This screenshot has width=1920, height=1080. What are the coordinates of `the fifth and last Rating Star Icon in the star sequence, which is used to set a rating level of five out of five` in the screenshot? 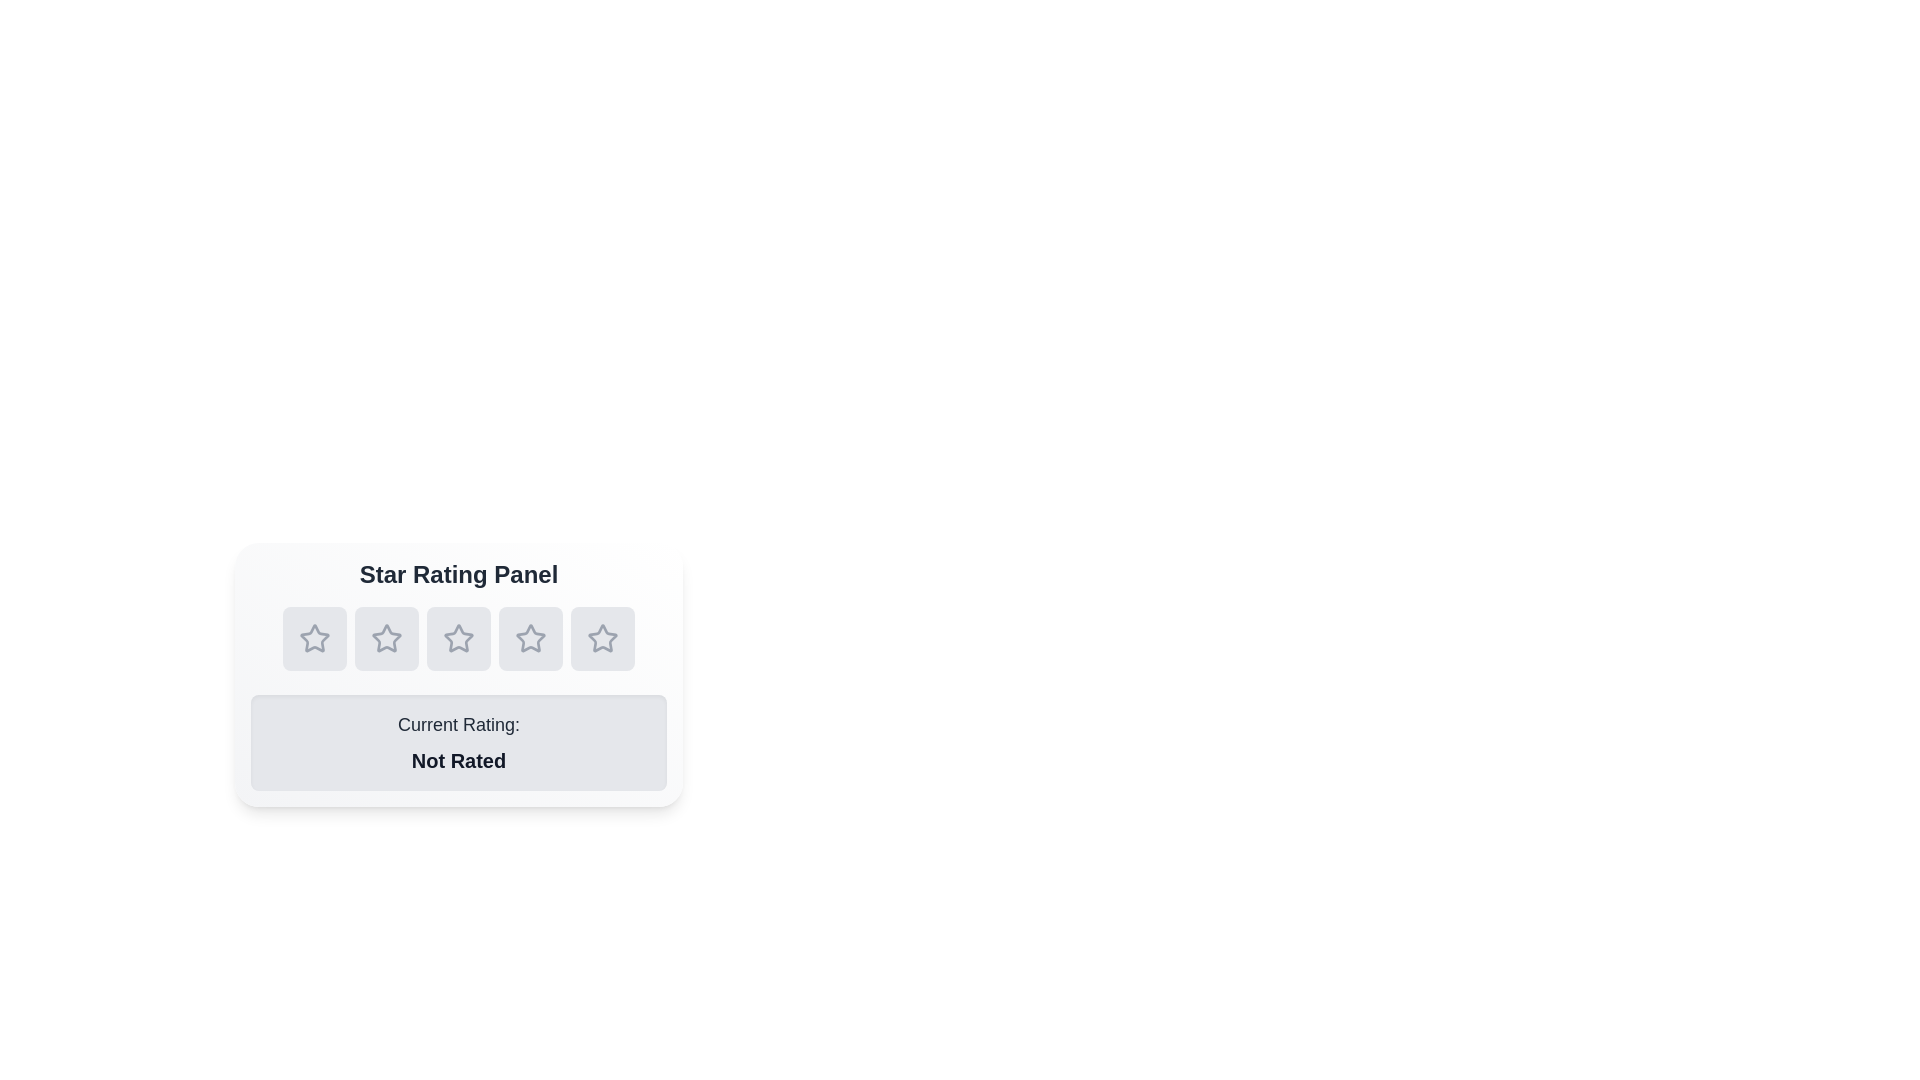 It's located at (602, 638).